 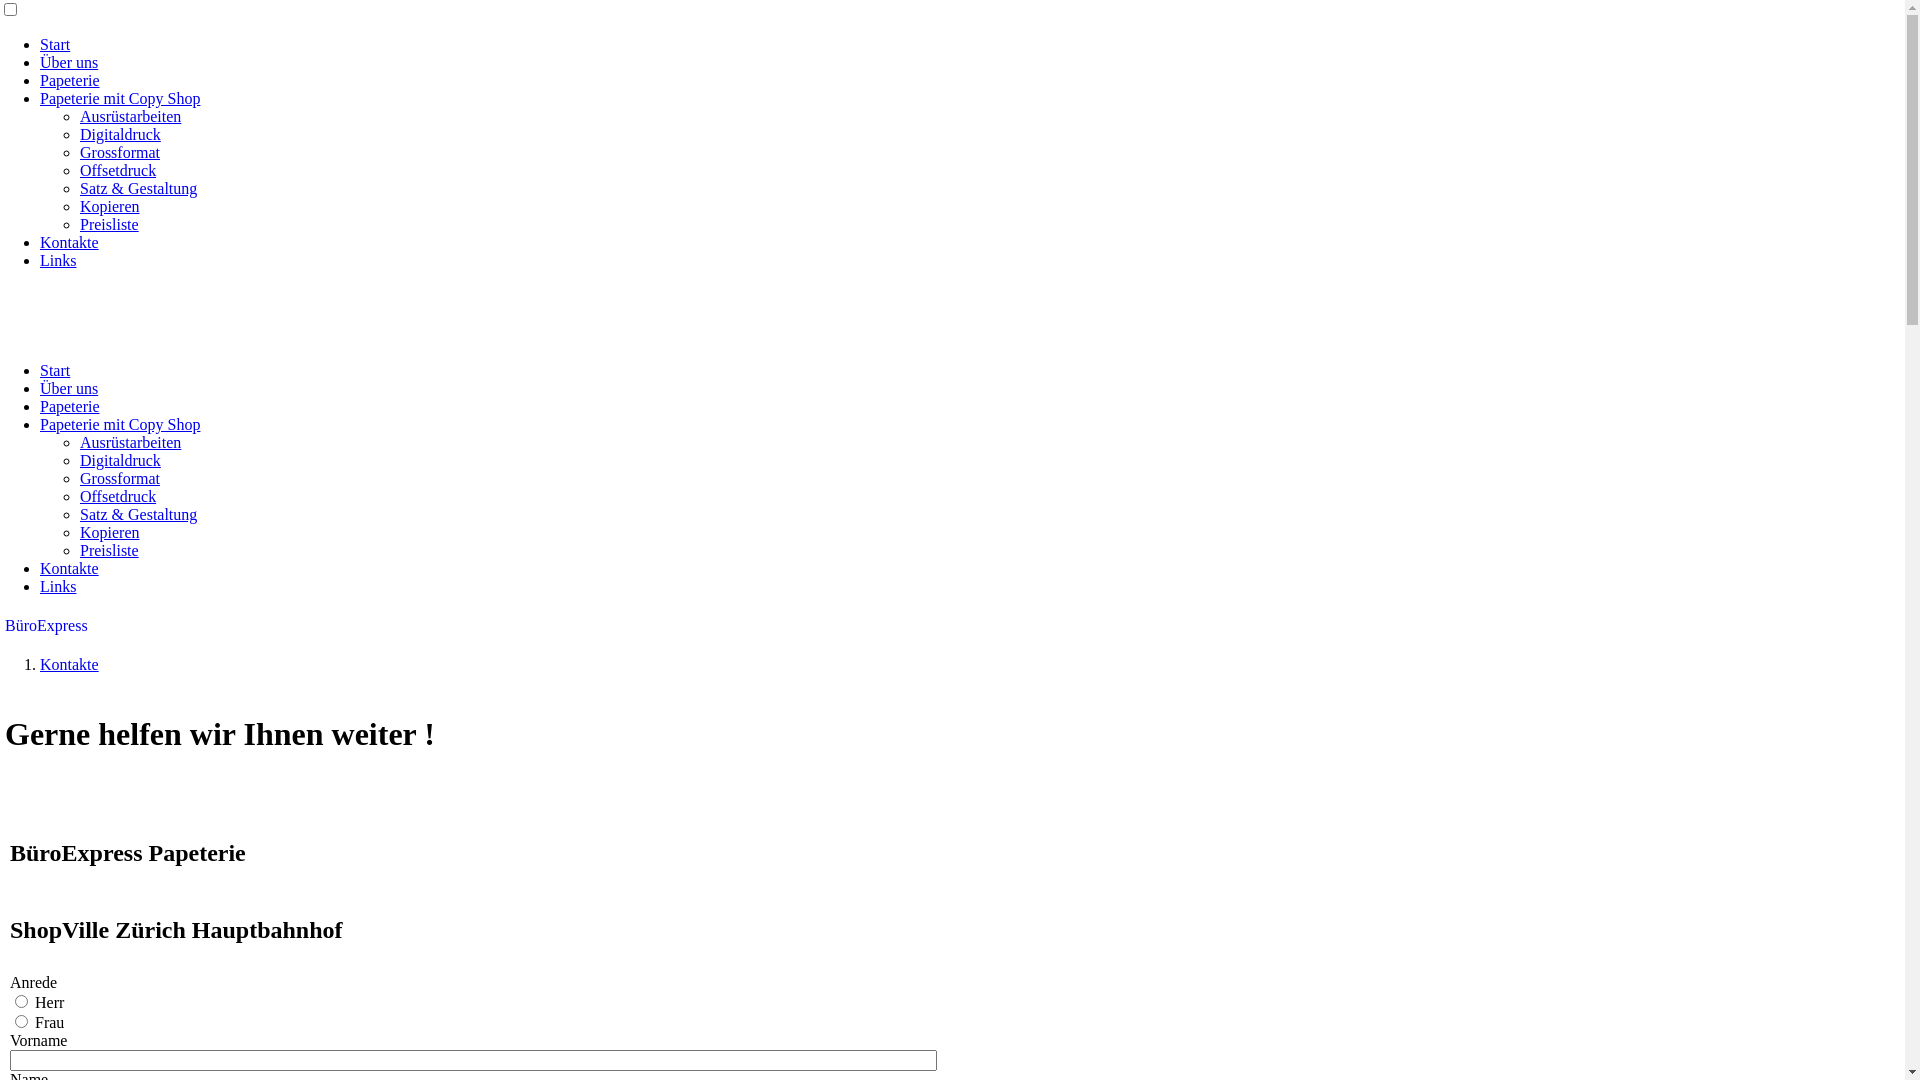 What do you see at coordinates (80, 134) in the screenshot?
I see `'Digitaldruck'` at bounding box center [80, 134].